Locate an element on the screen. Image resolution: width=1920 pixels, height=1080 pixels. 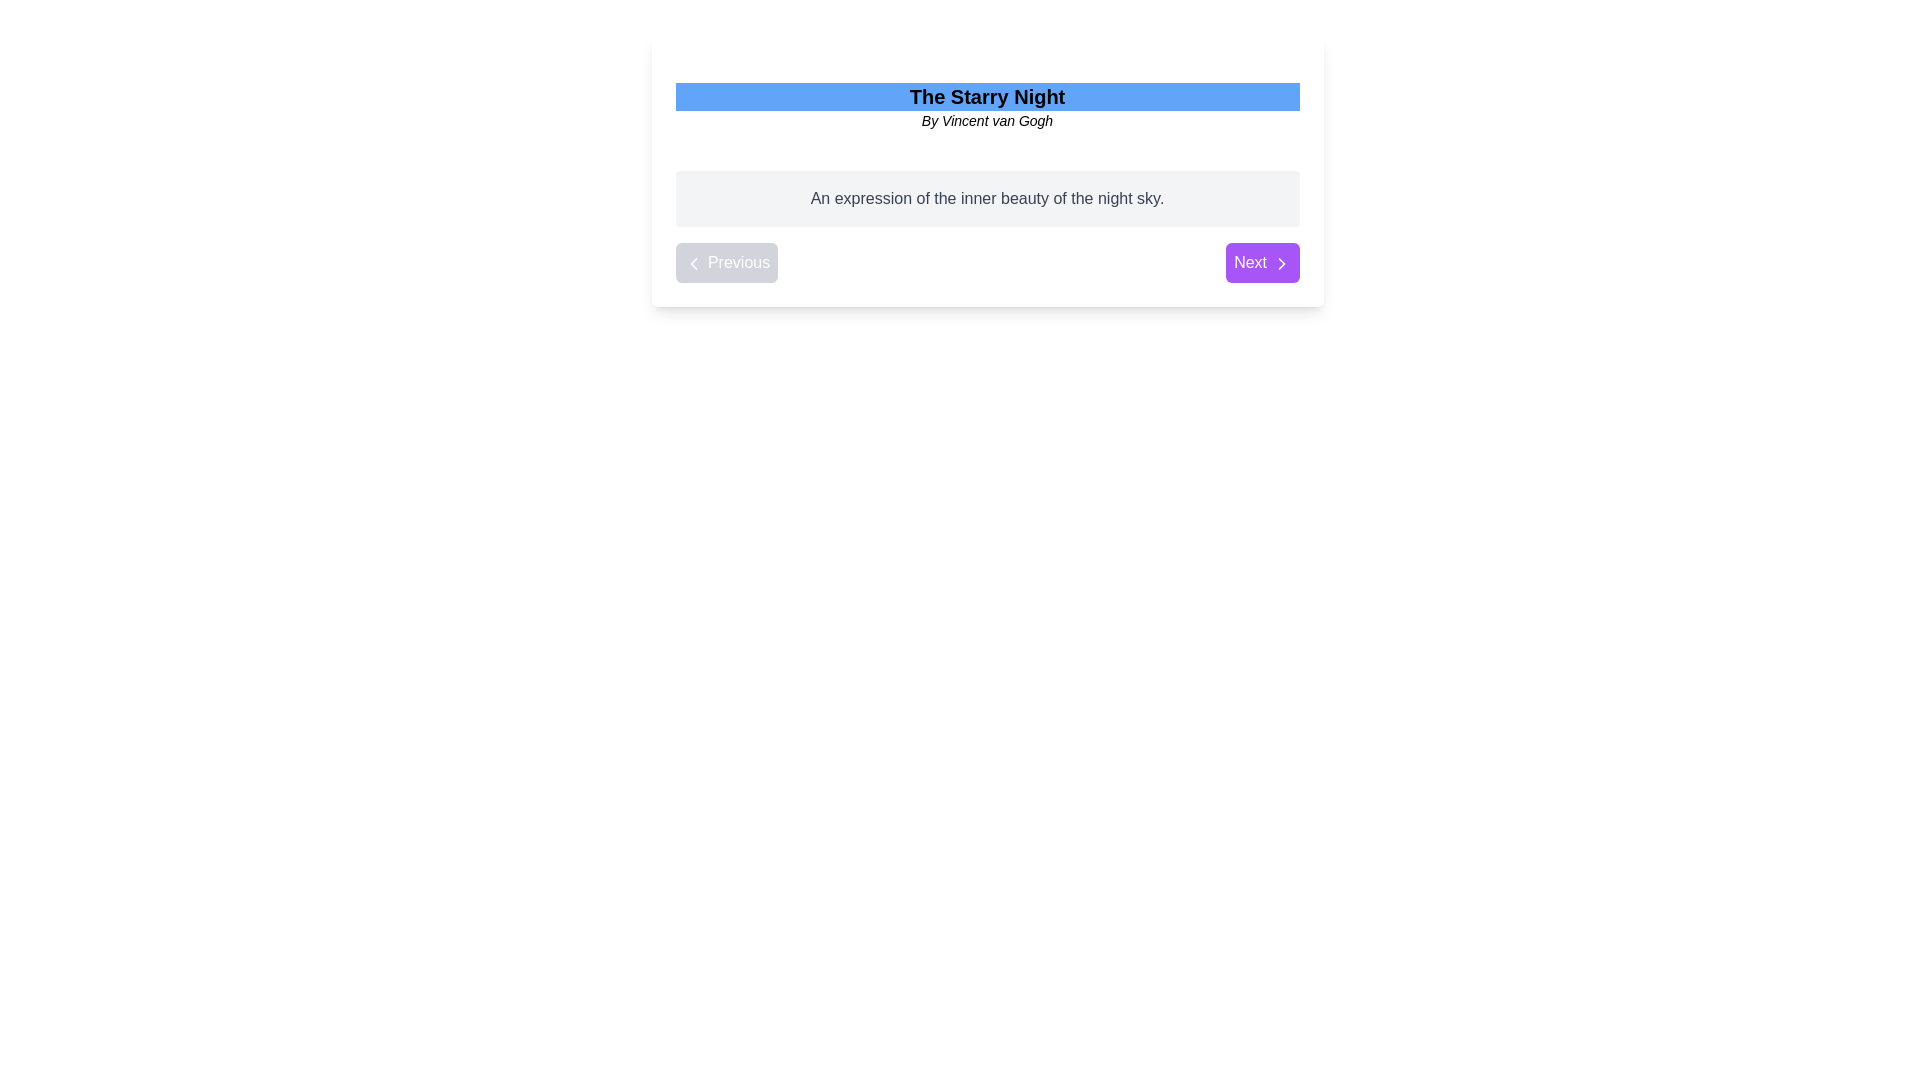
the descriptive text display box located beneath the title 'The Starry Night' and above the 'Previous' and 'Next' buttons is located at coordinates (987, 199).